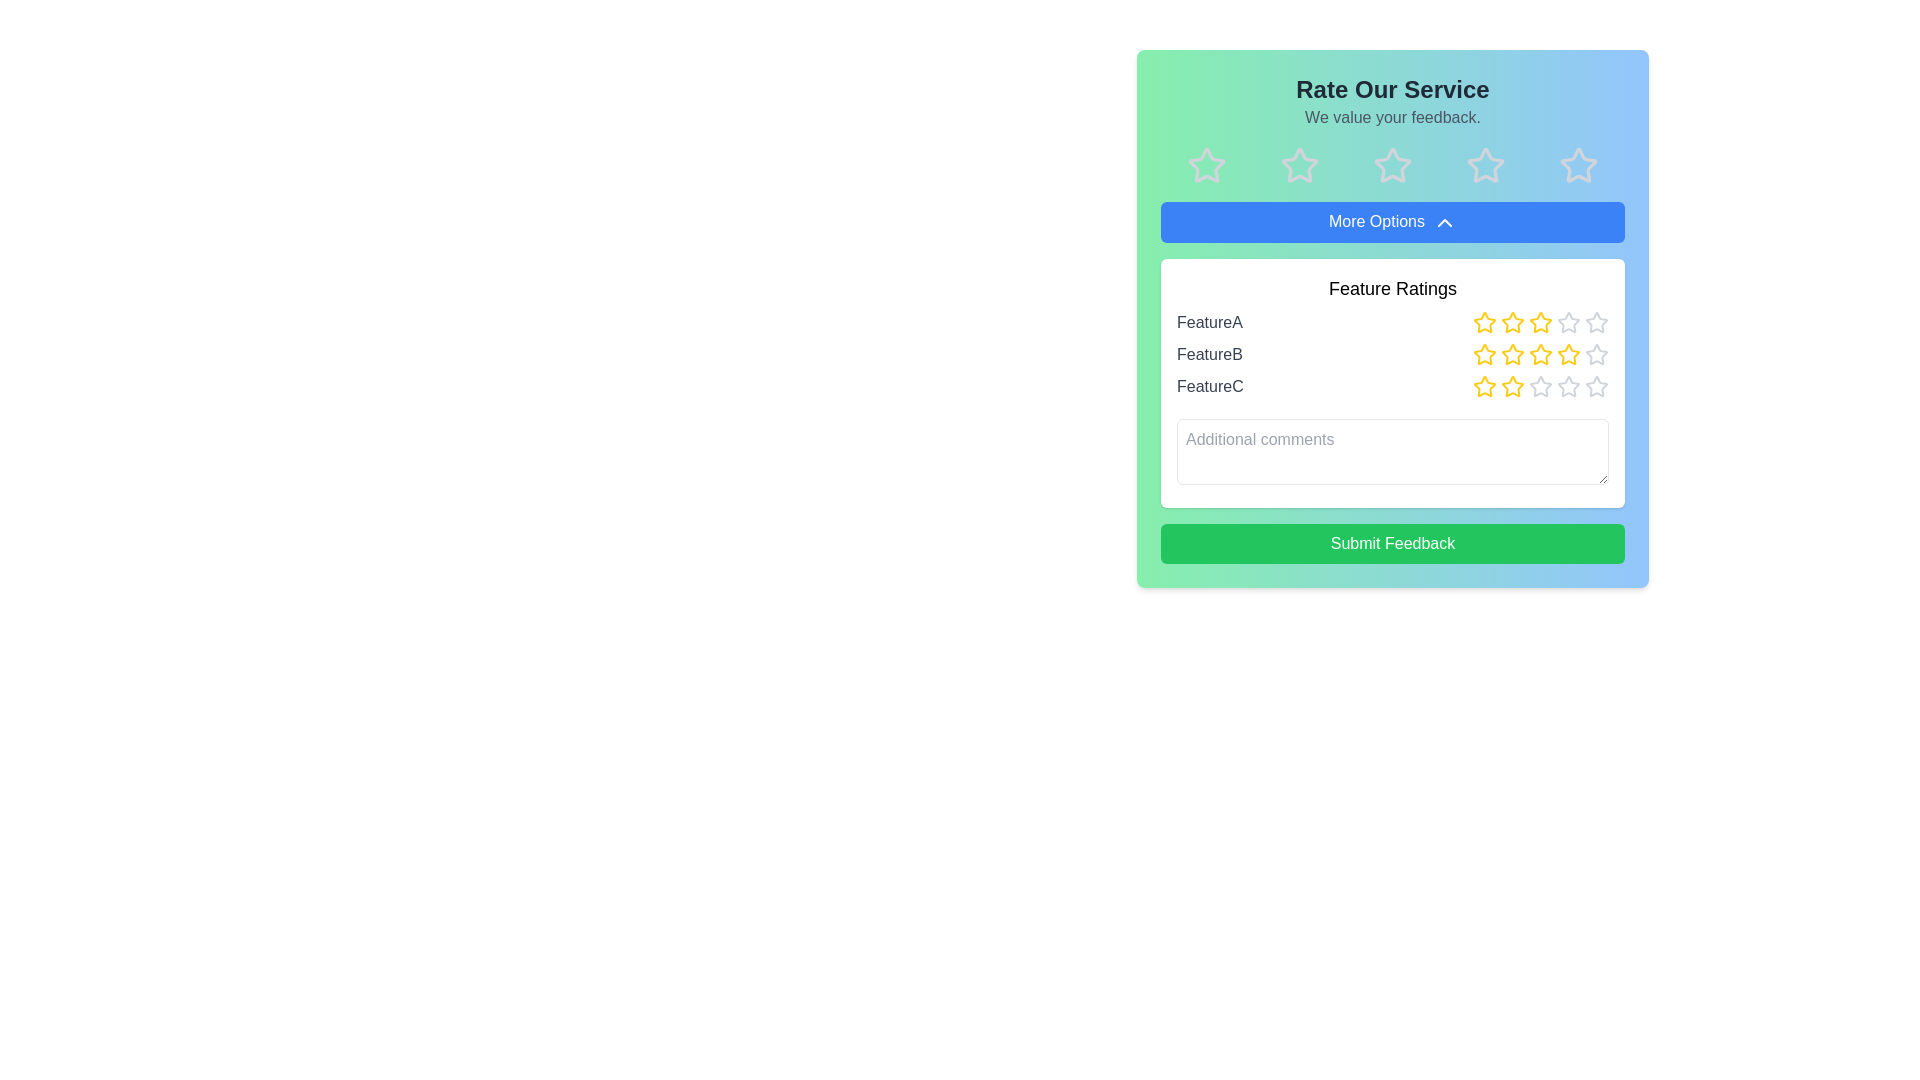 This screenshot has width=1920, height=1080. What do you see at coordinates (1512, 321) in the screenshot?
I see `the fourth filled yellow star icon in the rating bar associated with 'FeatureA'` at bounding box center [1512, 321].